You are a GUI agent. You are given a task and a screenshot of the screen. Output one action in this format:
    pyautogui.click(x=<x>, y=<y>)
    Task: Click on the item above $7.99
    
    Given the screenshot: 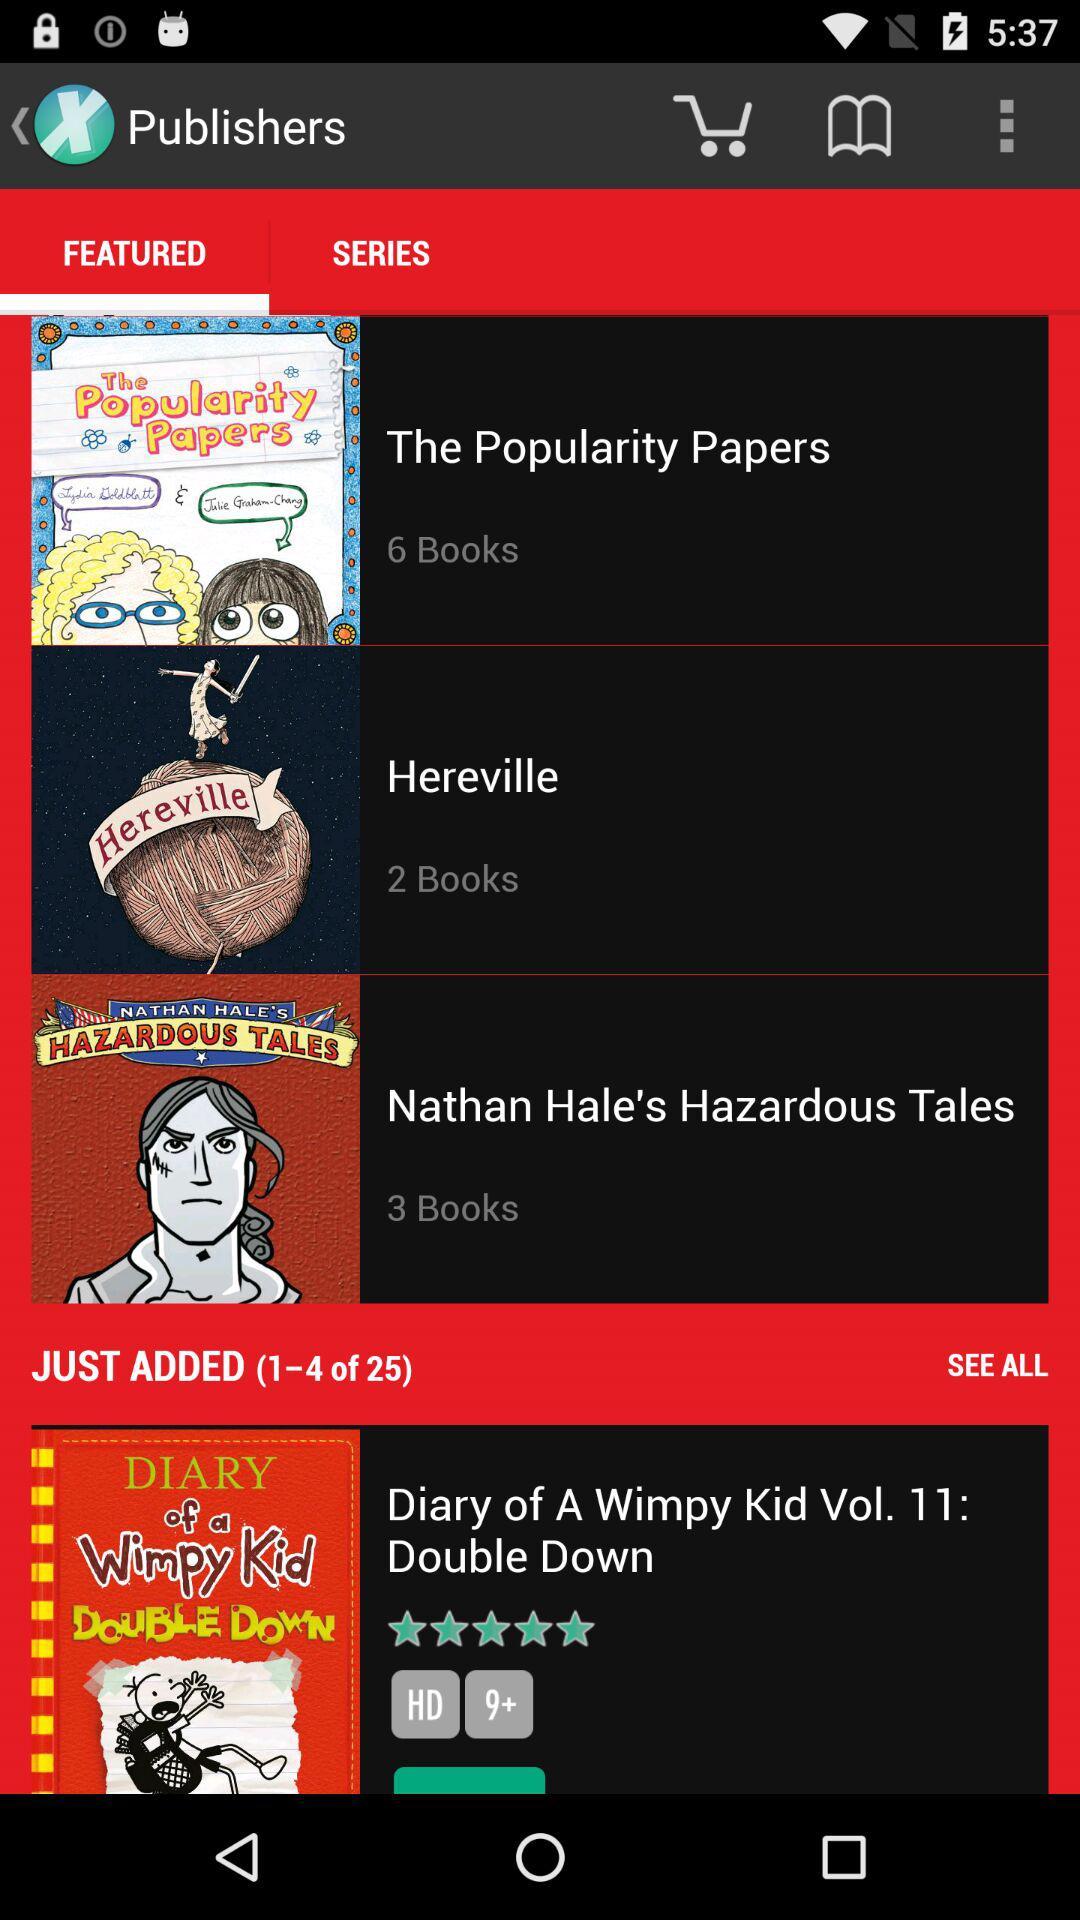 What is the action you would take?
    pyautogui.click(x=498, y=1703)
    